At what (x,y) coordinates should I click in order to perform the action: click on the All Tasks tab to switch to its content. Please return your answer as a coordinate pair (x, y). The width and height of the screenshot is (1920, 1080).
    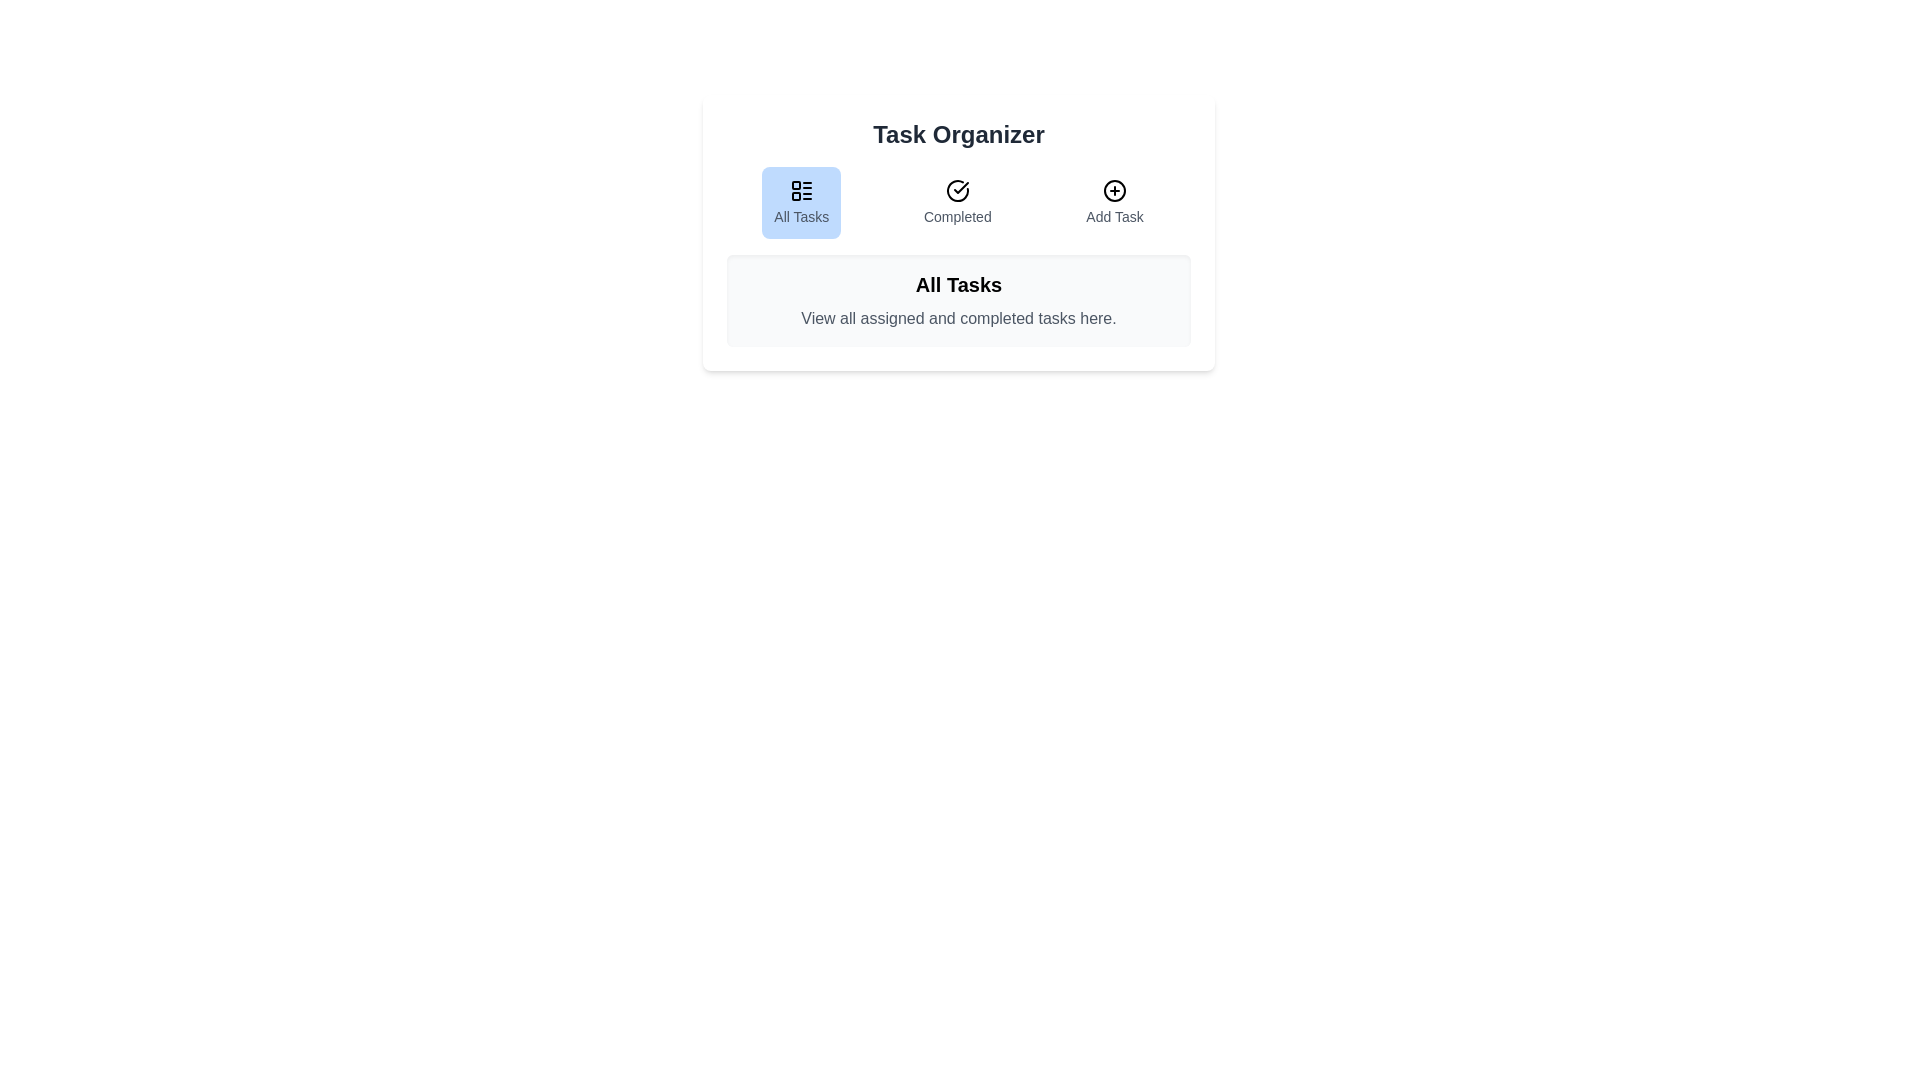
    Looking at the image, I should click on (801, 203).